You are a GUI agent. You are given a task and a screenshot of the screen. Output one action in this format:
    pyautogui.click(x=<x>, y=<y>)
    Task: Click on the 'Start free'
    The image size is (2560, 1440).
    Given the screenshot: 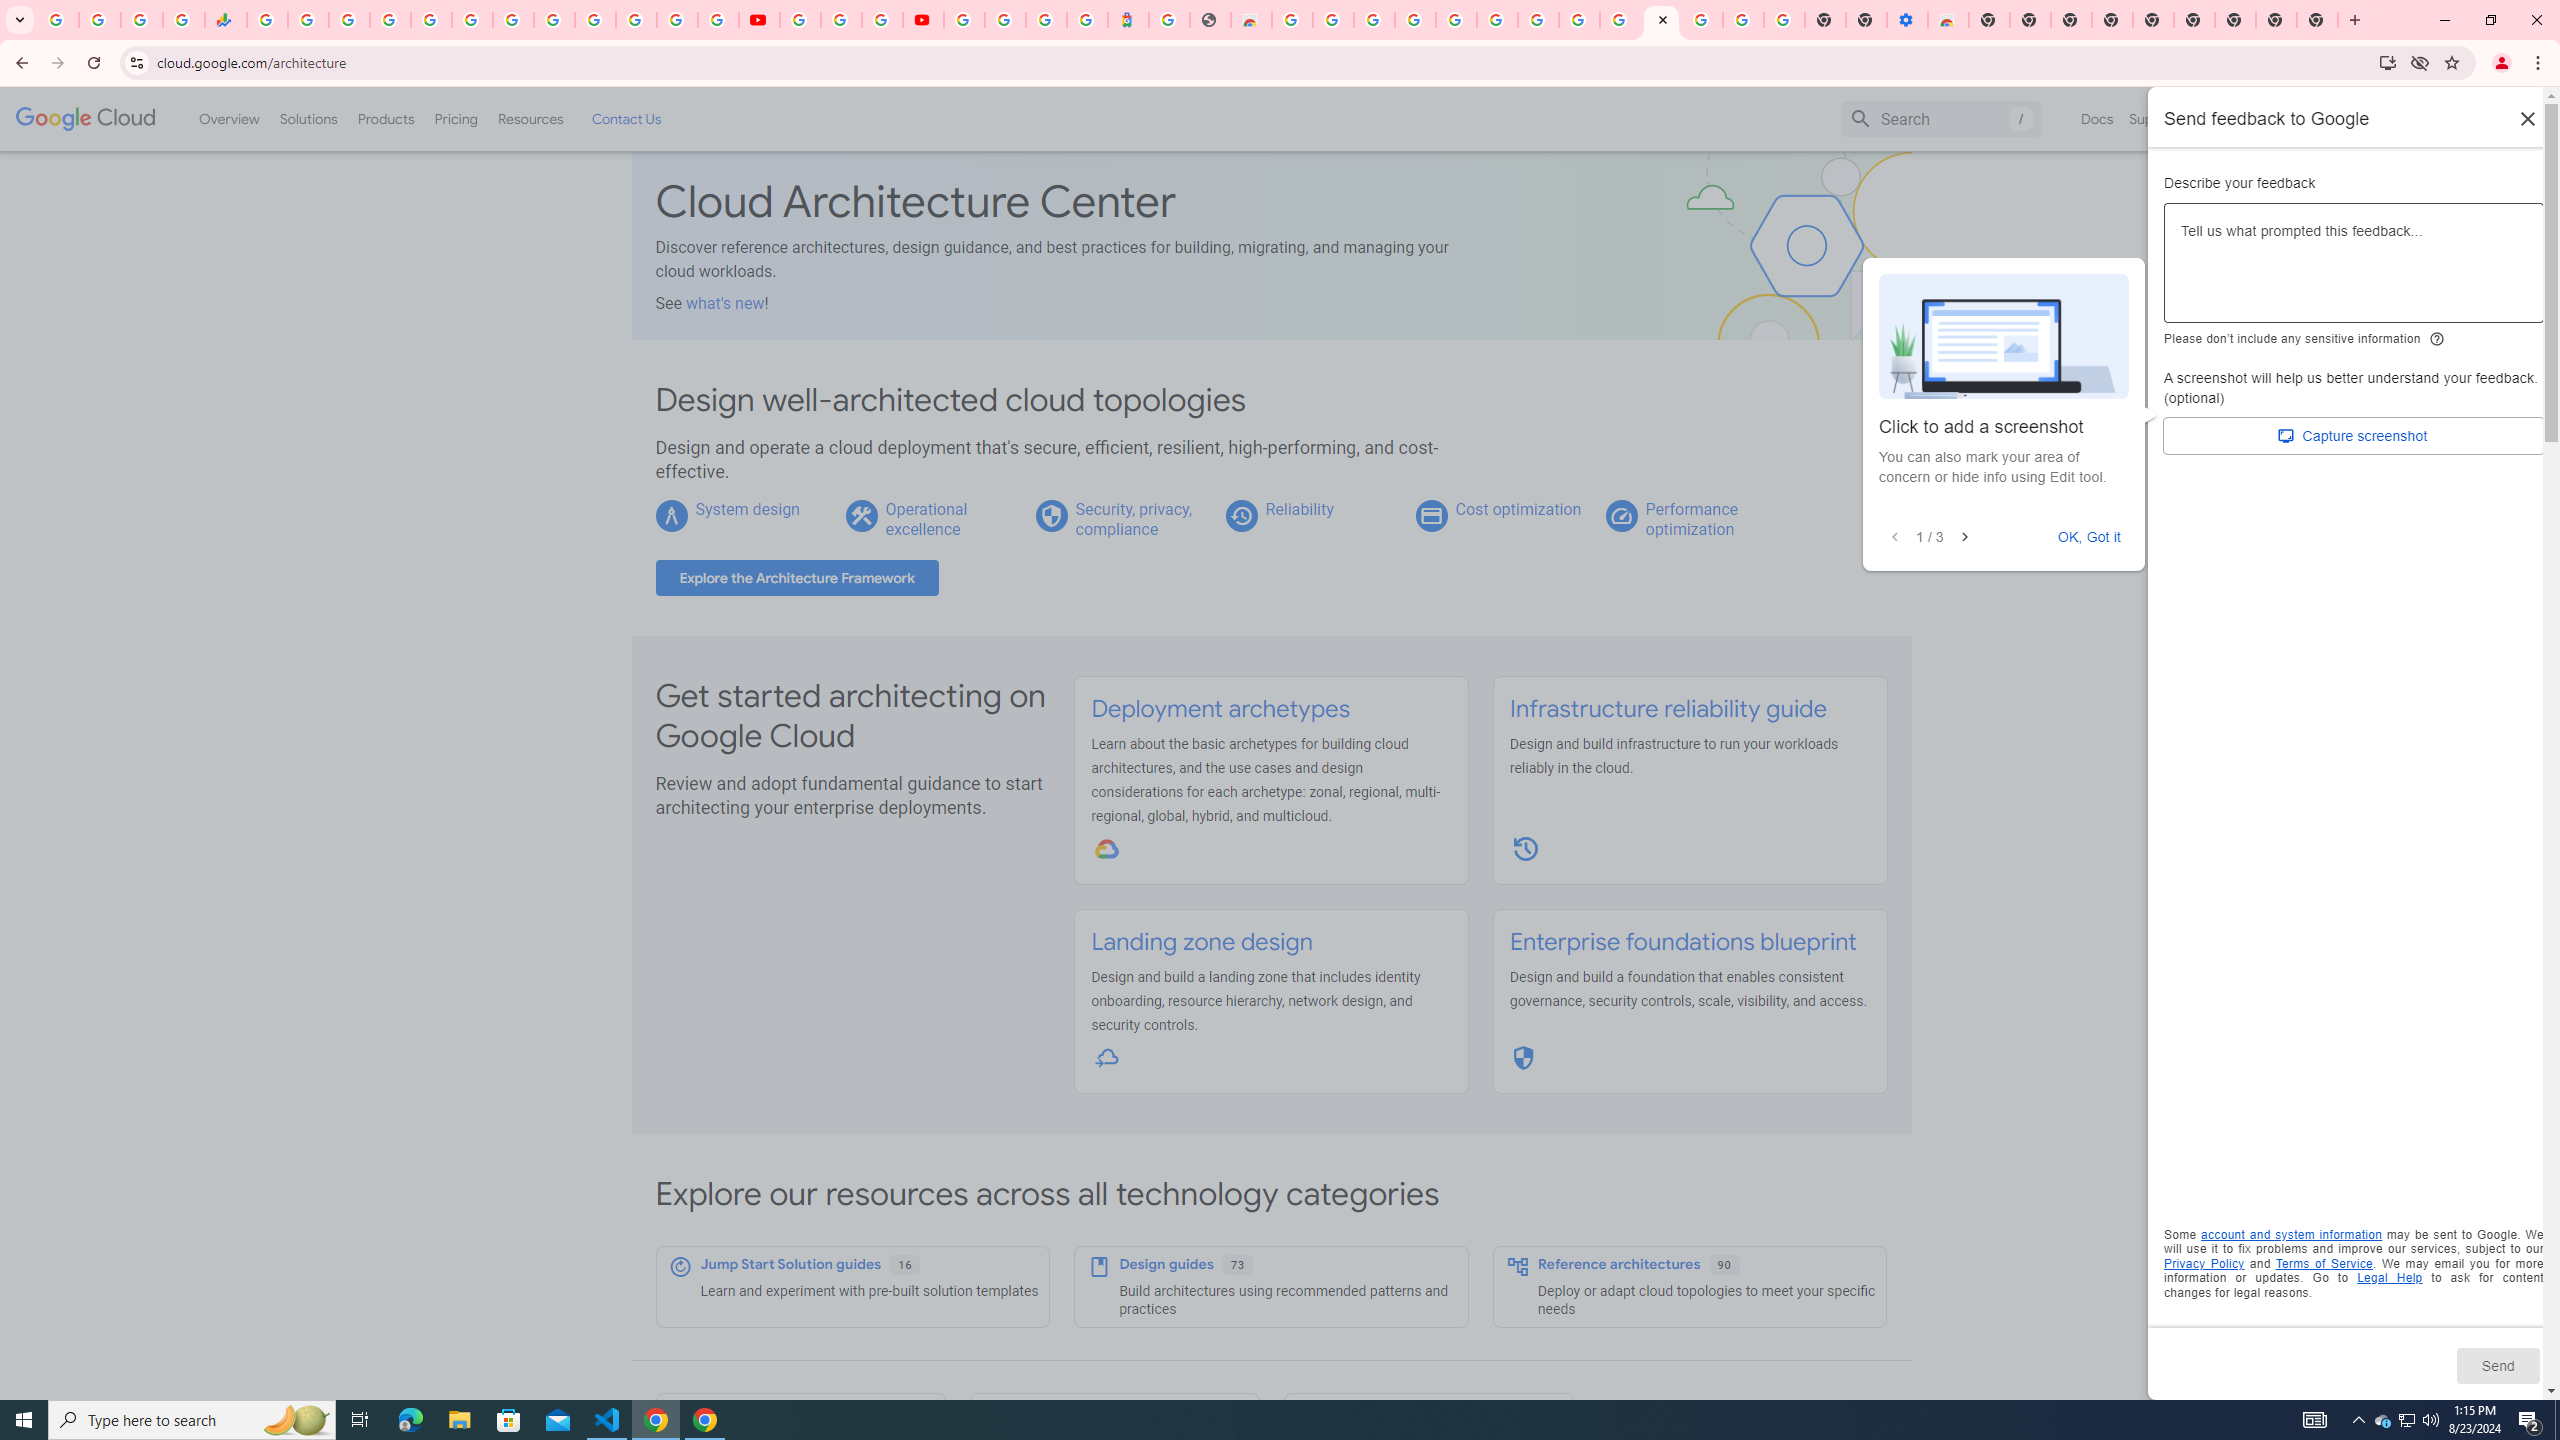 What is the action you would take?
    pyautogui.click(x=2470, y=118)
    